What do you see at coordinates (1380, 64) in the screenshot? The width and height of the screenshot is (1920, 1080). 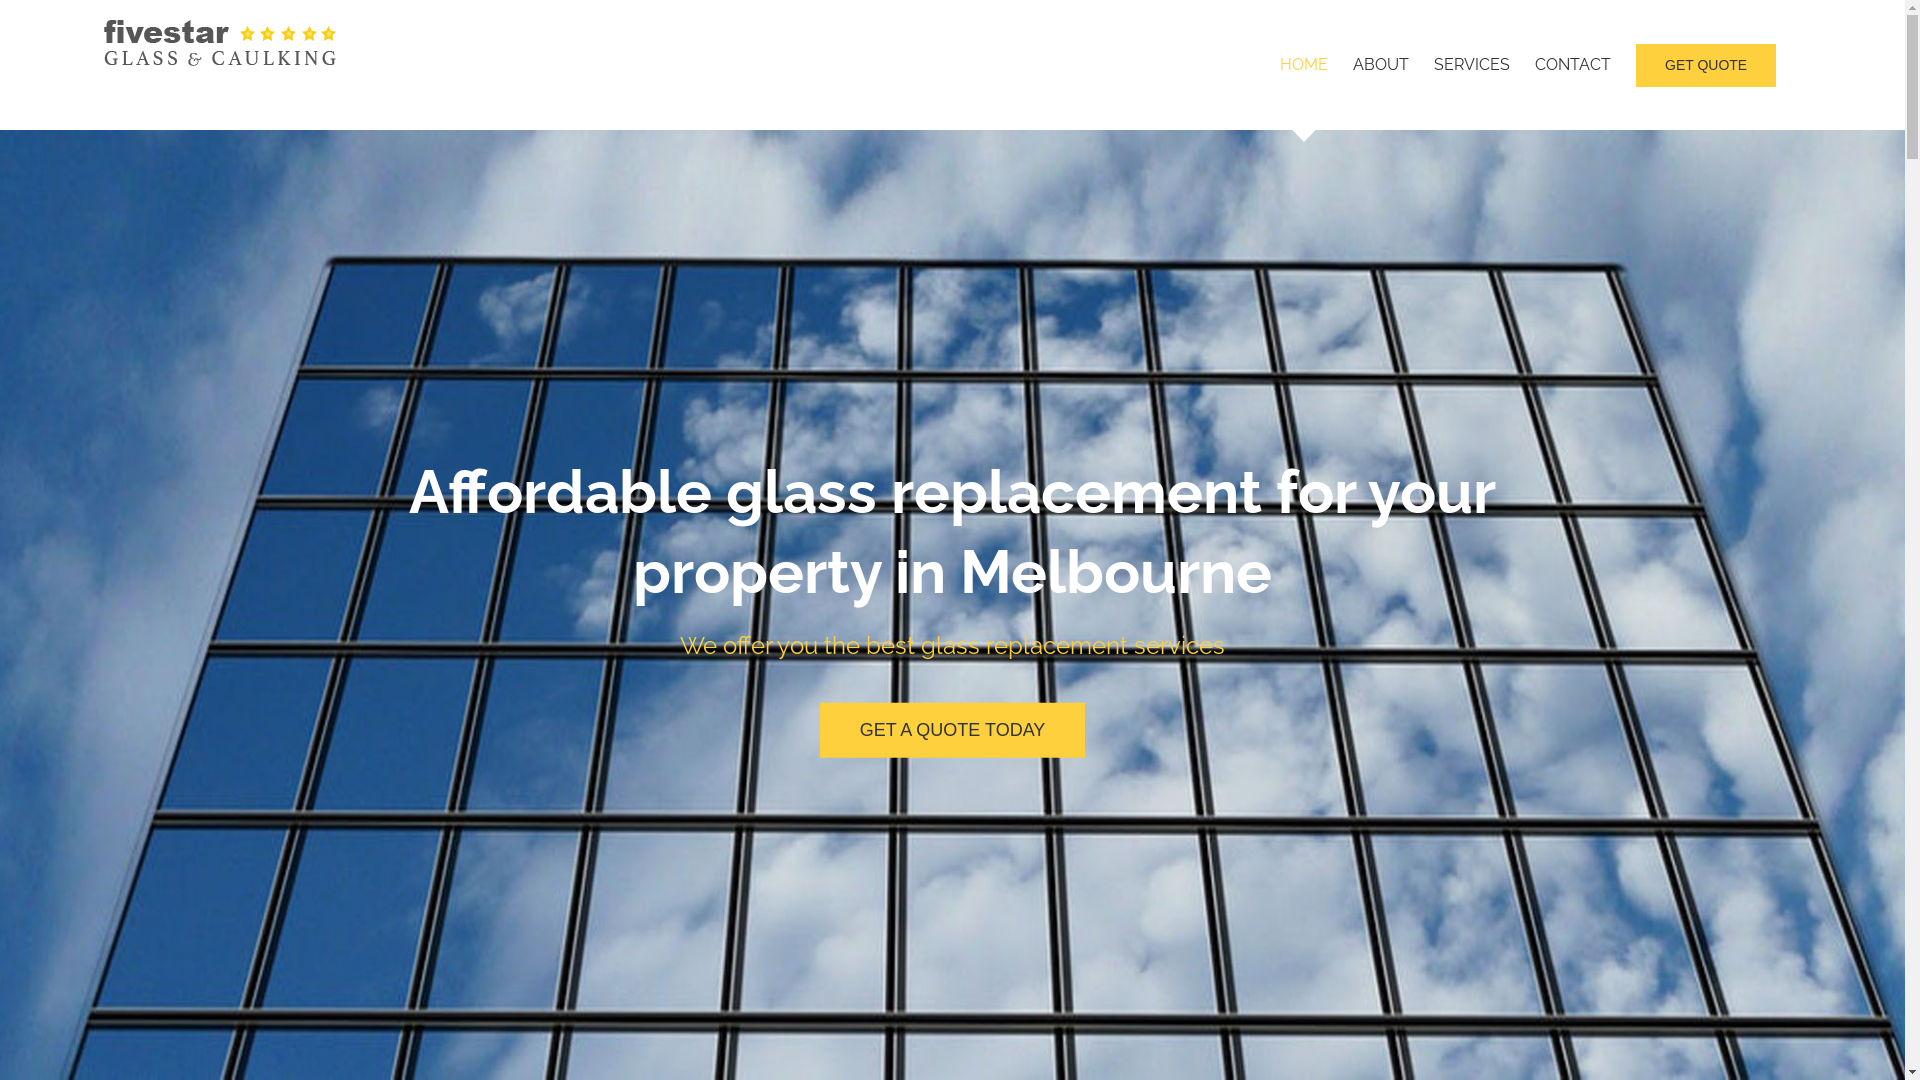 I see `'ABOUT'` at bounding box center [1380, 64].